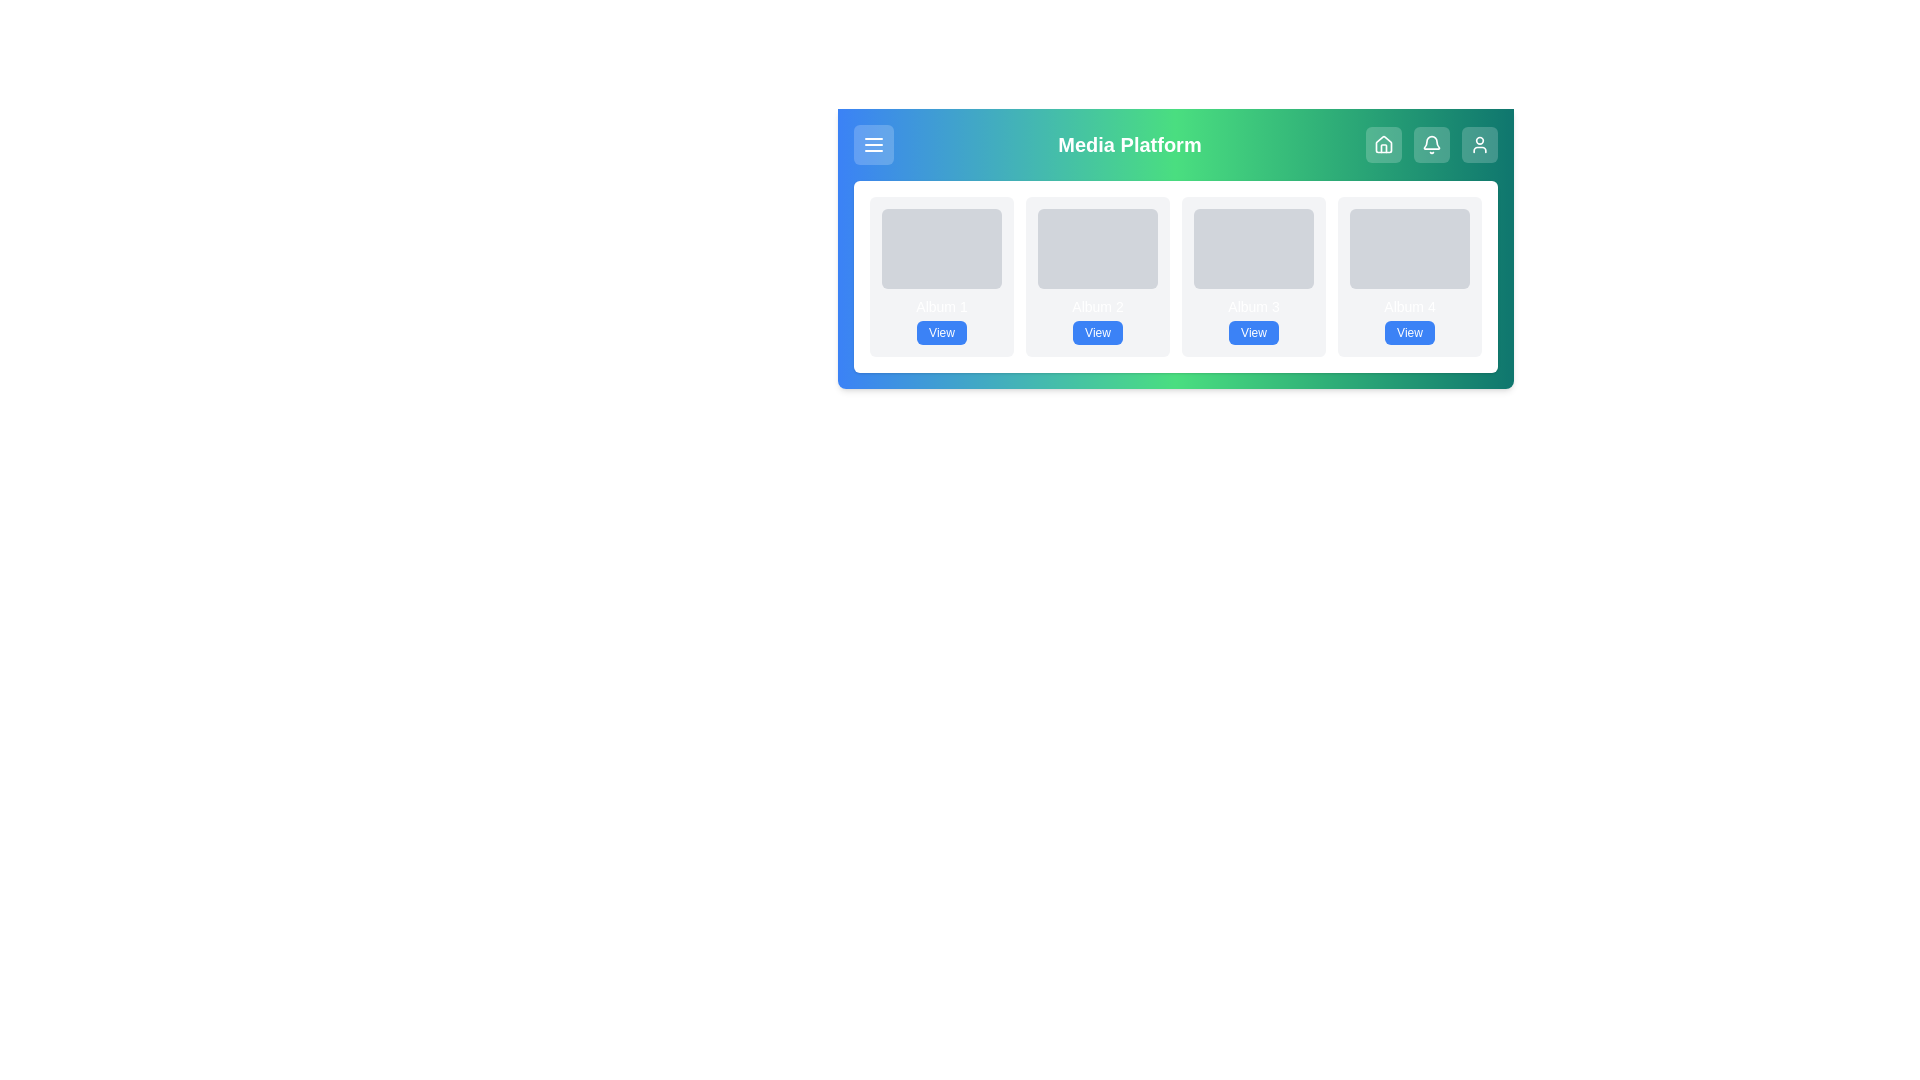  I want to click on the menu button to toggle the menu visibility, so click(873, 144).